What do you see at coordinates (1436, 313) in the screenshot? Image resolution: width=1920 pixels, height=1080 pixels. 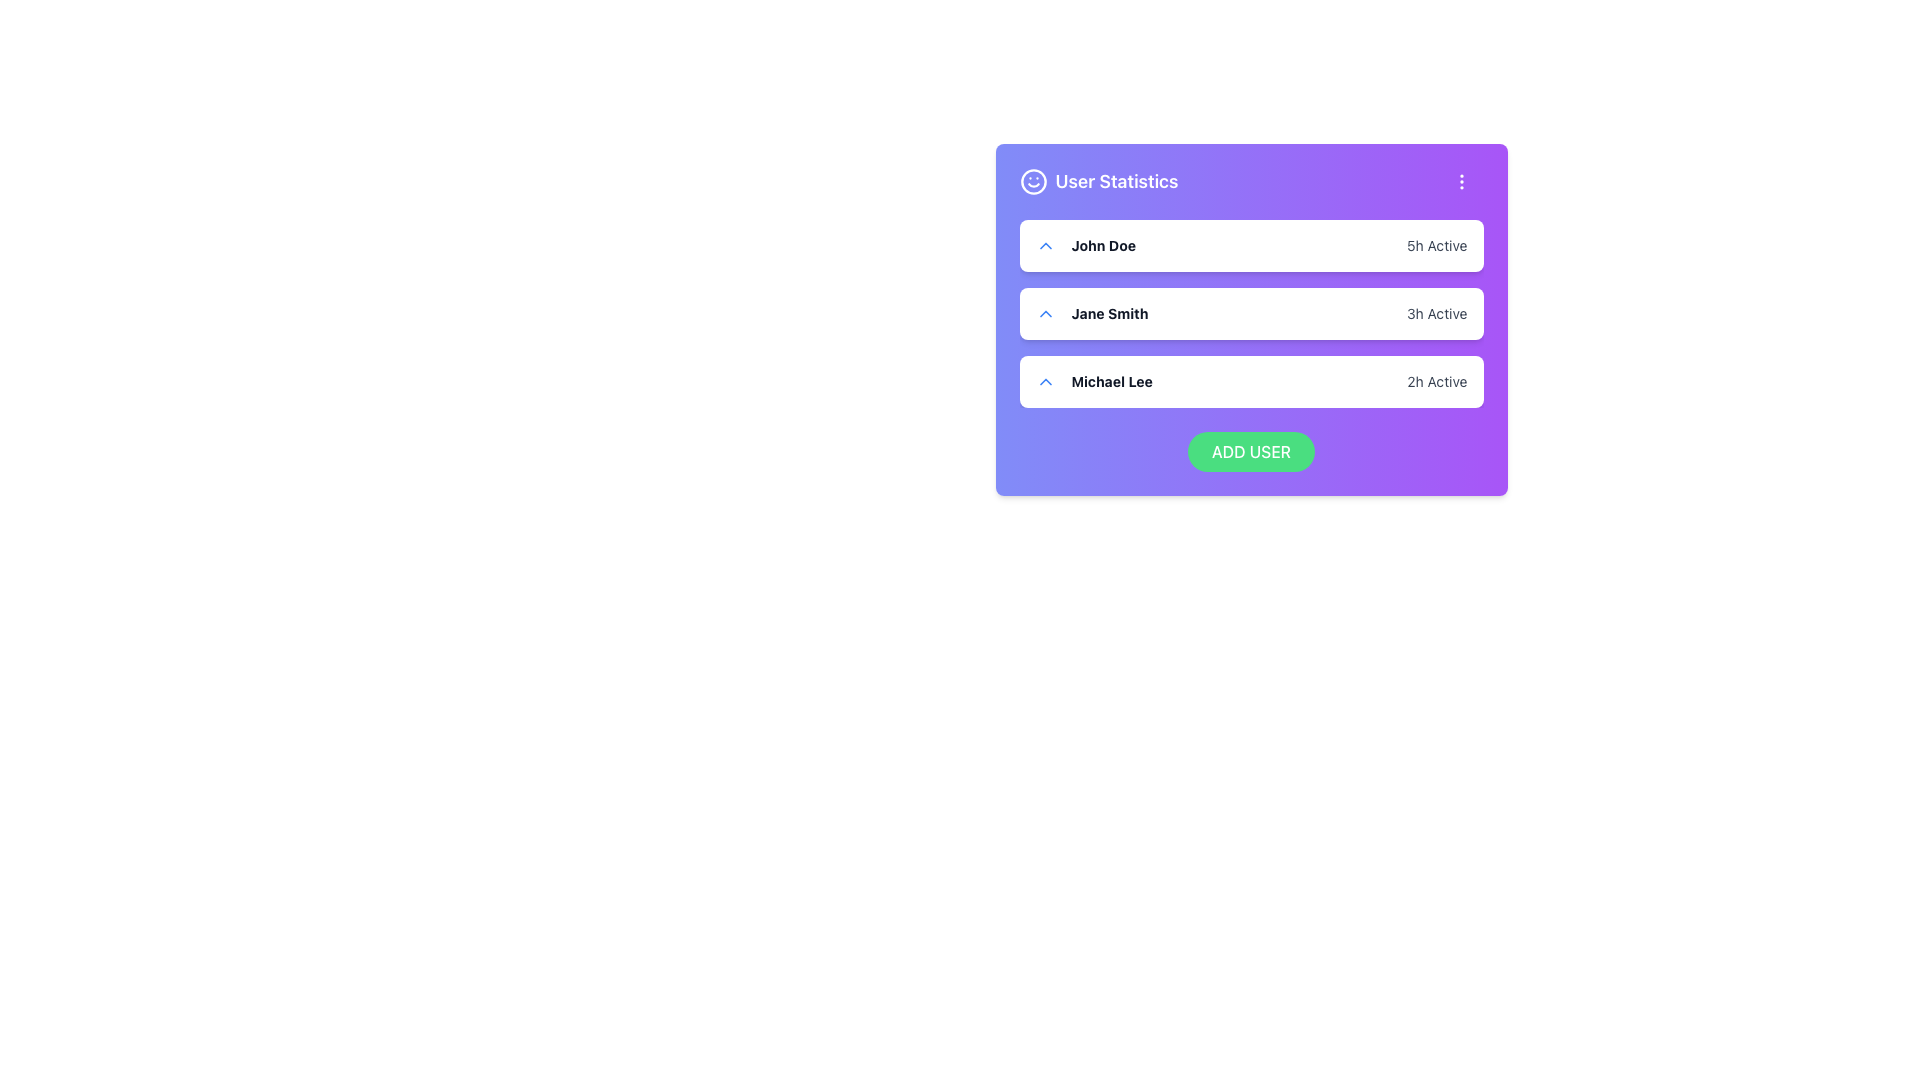 I see `the text content of the activity status label for user 'Jane Smith', which indicates the duration of her last recorded activity` at bounding box center [1436, 313].